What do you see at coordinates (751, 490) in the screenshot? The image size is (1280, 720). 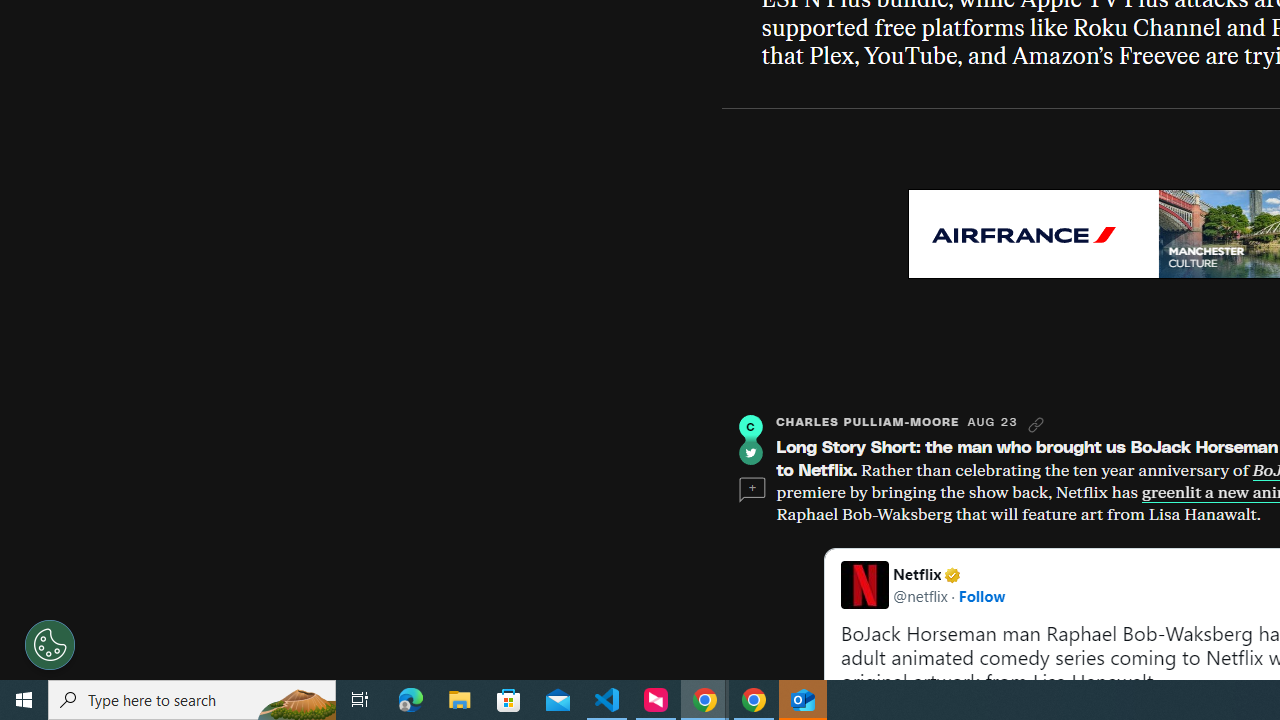 I see `'Comments'` at bounding box center [751, 490].